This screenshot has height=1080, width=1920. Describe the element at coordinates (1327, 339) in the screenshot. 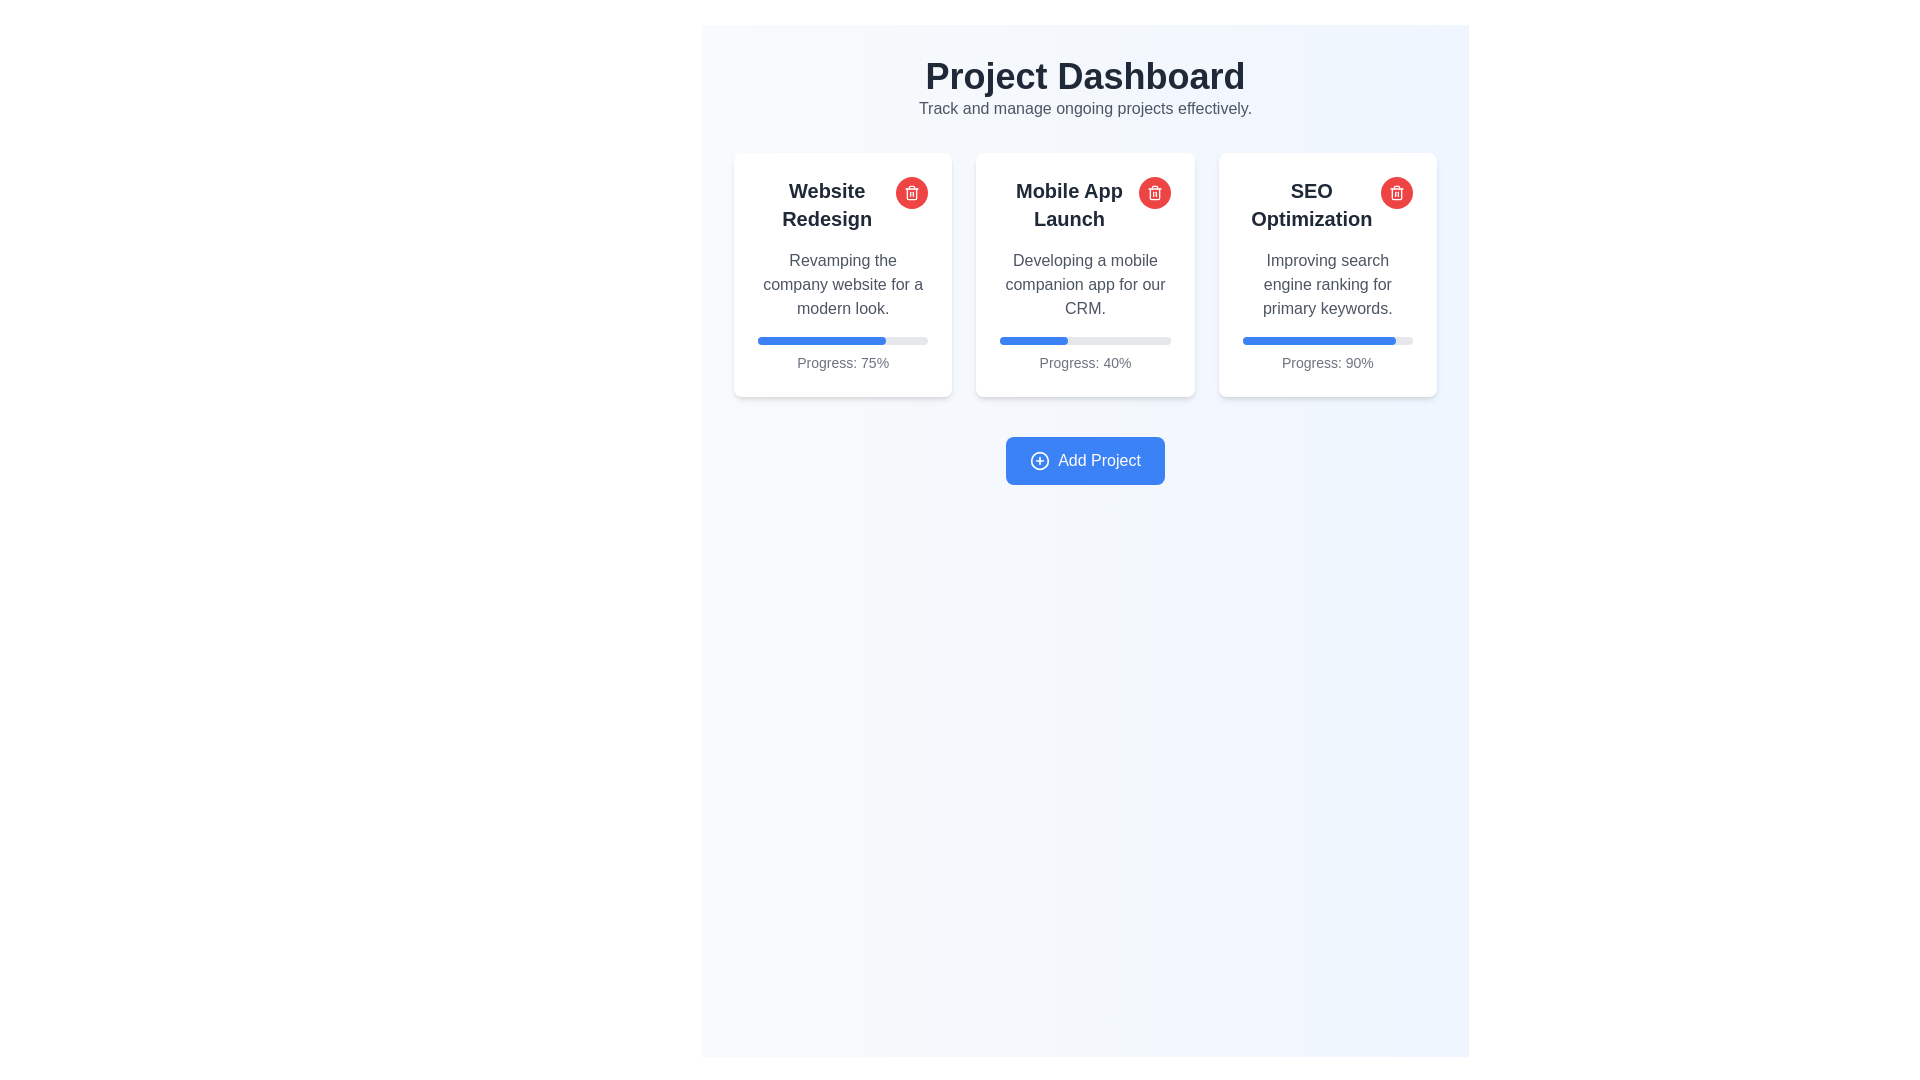

I see `the completion level of the progress bar indicating 90% completion within the 'SEO Optimization' card on the main dashboard` at that location.